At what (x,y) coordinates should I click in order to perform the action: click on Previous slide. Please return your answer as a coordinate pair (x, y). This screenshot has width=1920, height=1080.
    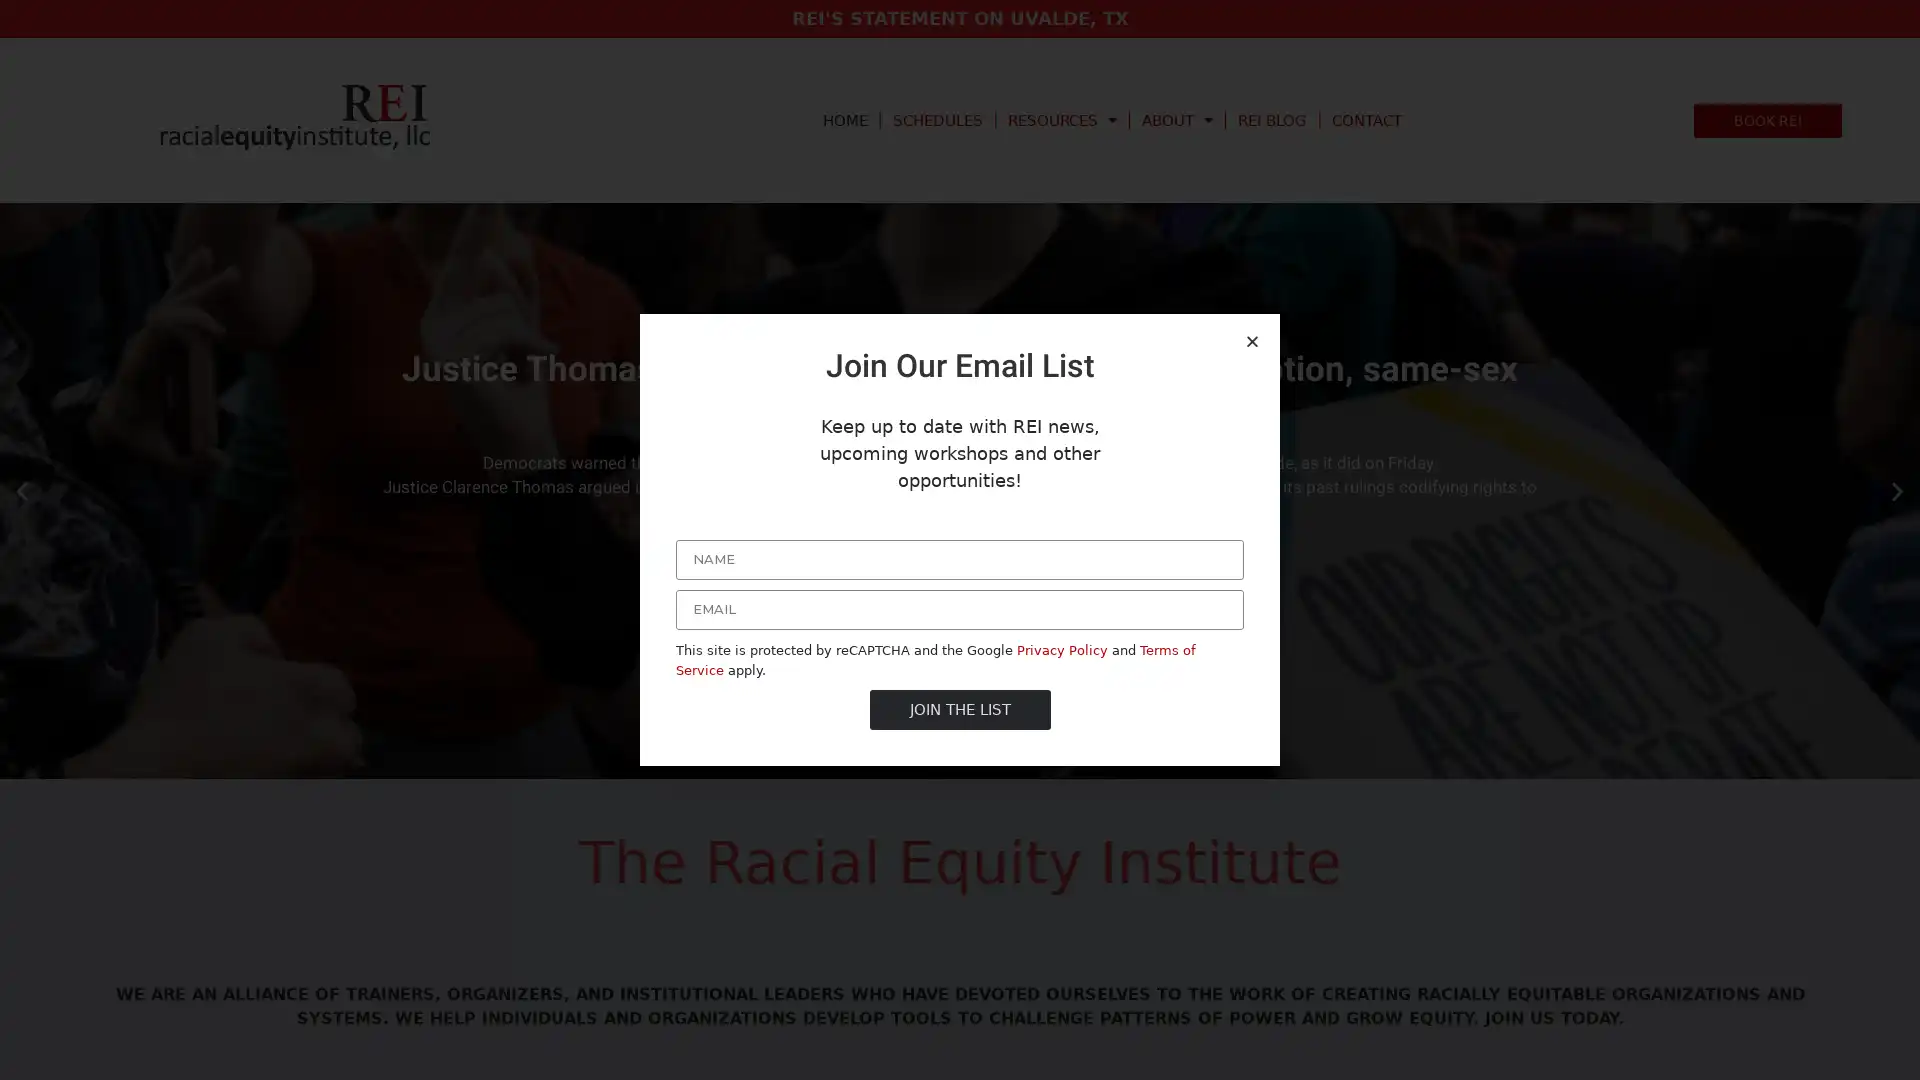
    Looking at the image, I should click on (22, 490).